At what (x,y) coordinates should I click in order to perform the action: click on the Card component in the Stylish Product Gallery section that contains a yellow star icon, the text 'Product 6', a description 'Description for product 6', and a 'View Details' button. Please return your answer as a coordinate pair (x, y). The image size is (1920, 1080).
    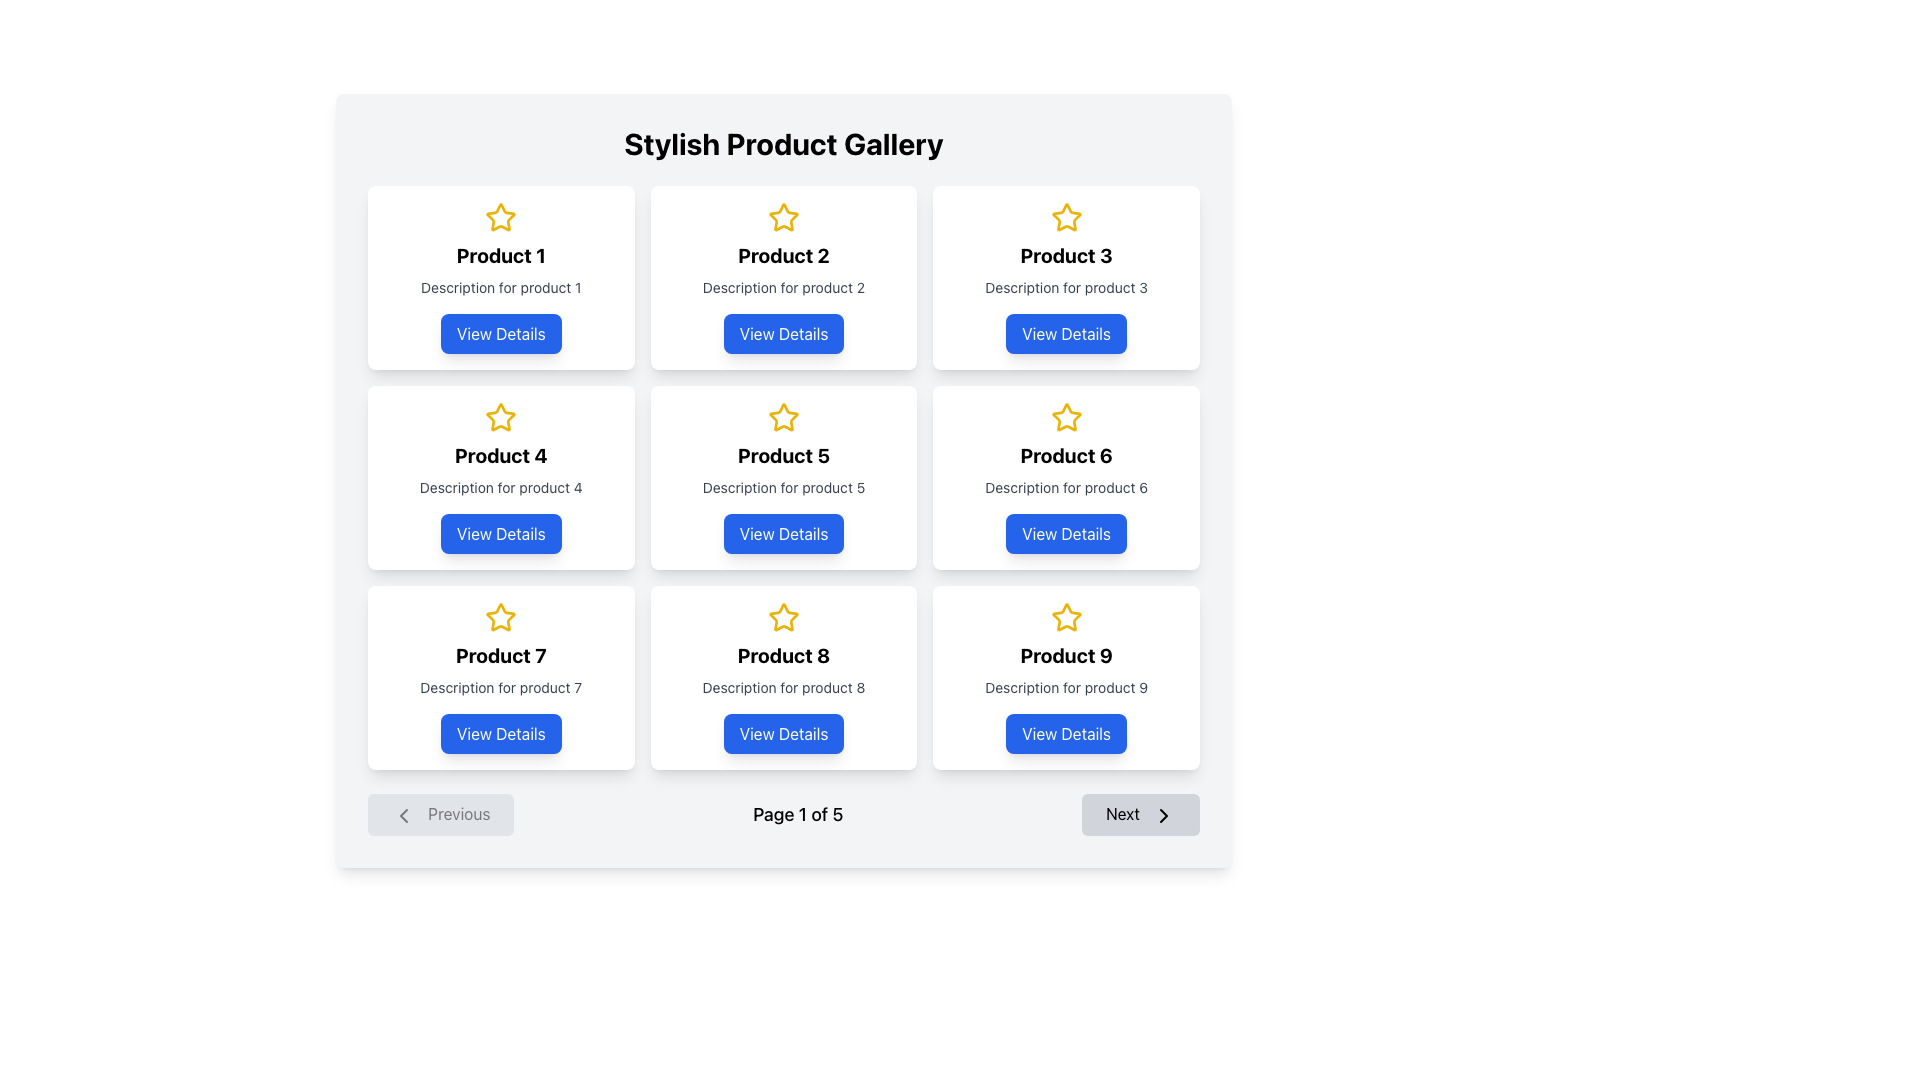
    Looking at the image, I should click on (1065, 478).